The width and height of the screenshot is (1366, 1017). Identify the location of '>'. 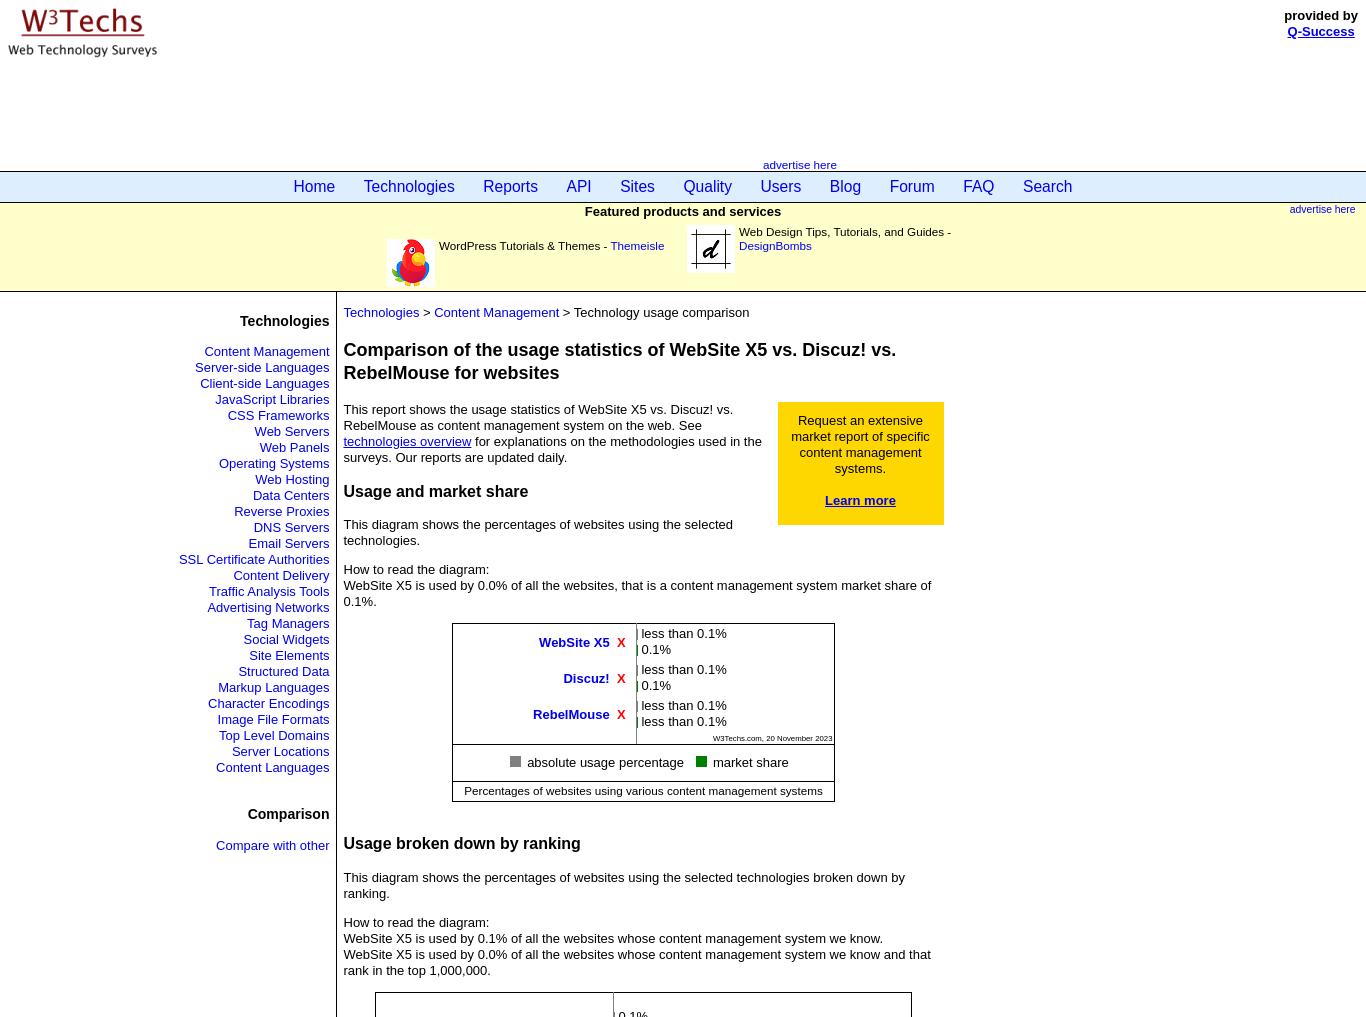
(425, 312).